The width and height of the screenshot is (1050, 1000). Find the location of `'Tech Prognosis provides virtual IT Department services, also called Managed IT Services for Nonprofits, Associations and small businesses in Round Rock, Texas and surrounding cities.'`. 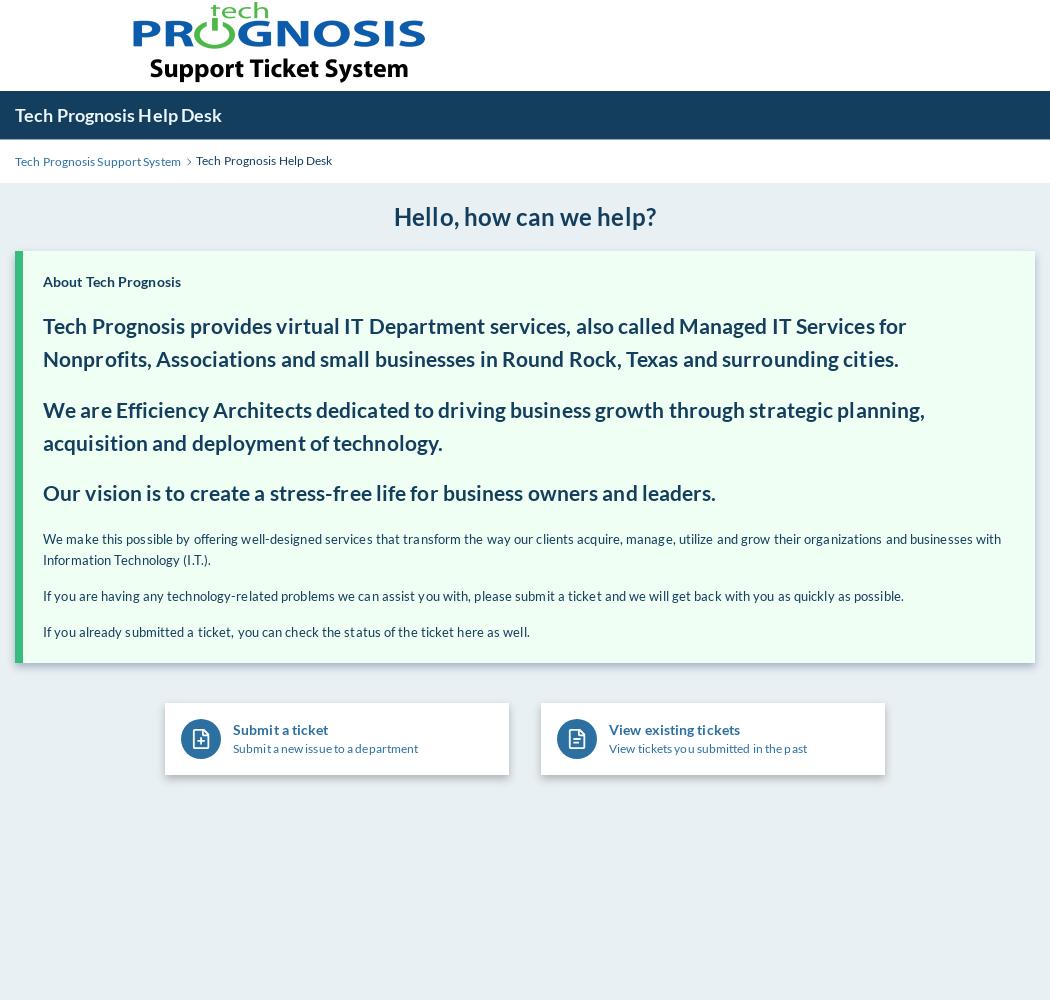

'Tech Prognosis provides virtual IT Department services, also called Managed IT Services for Nonprofits, Associations and small businesses in Round Rock, Texas and surrounding cities.' is located at coordinates (475, 341).